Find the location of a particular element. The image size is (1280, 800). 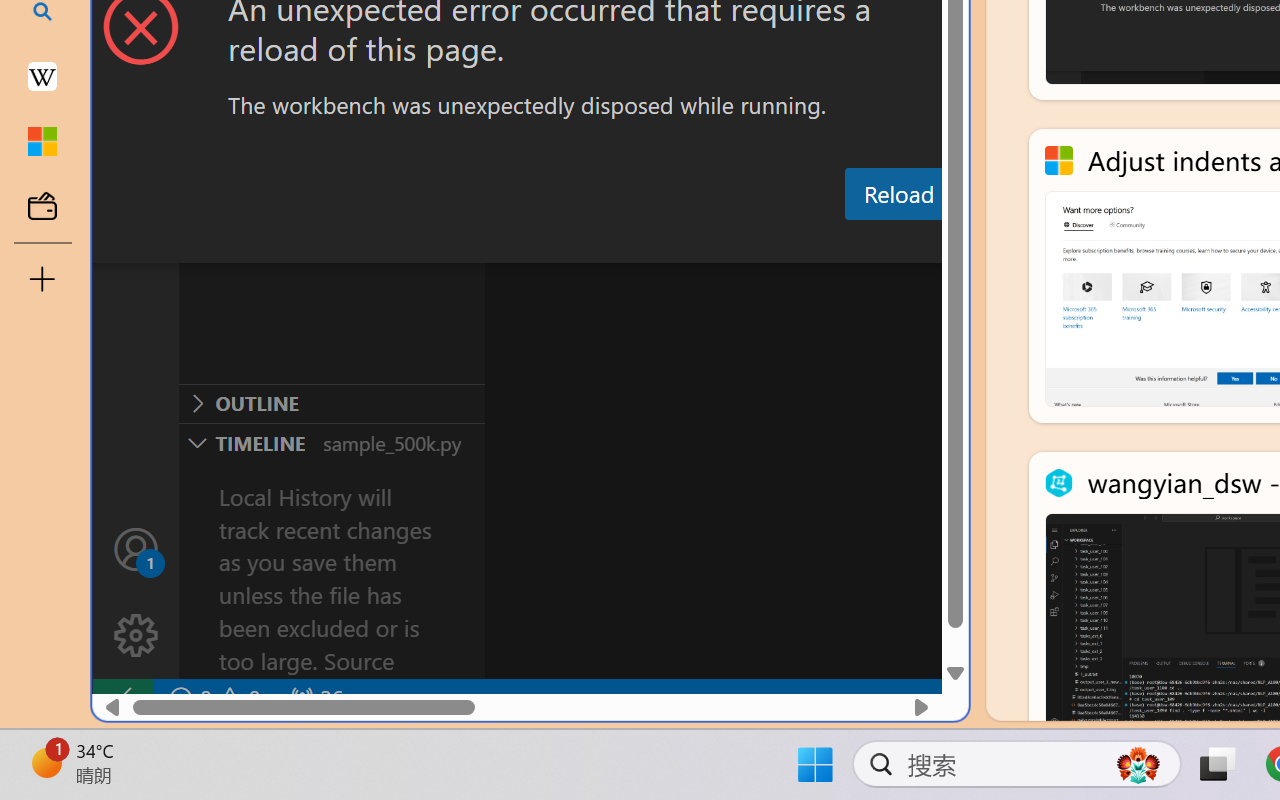

'Outline Section' is located at coordinates (331, 403).